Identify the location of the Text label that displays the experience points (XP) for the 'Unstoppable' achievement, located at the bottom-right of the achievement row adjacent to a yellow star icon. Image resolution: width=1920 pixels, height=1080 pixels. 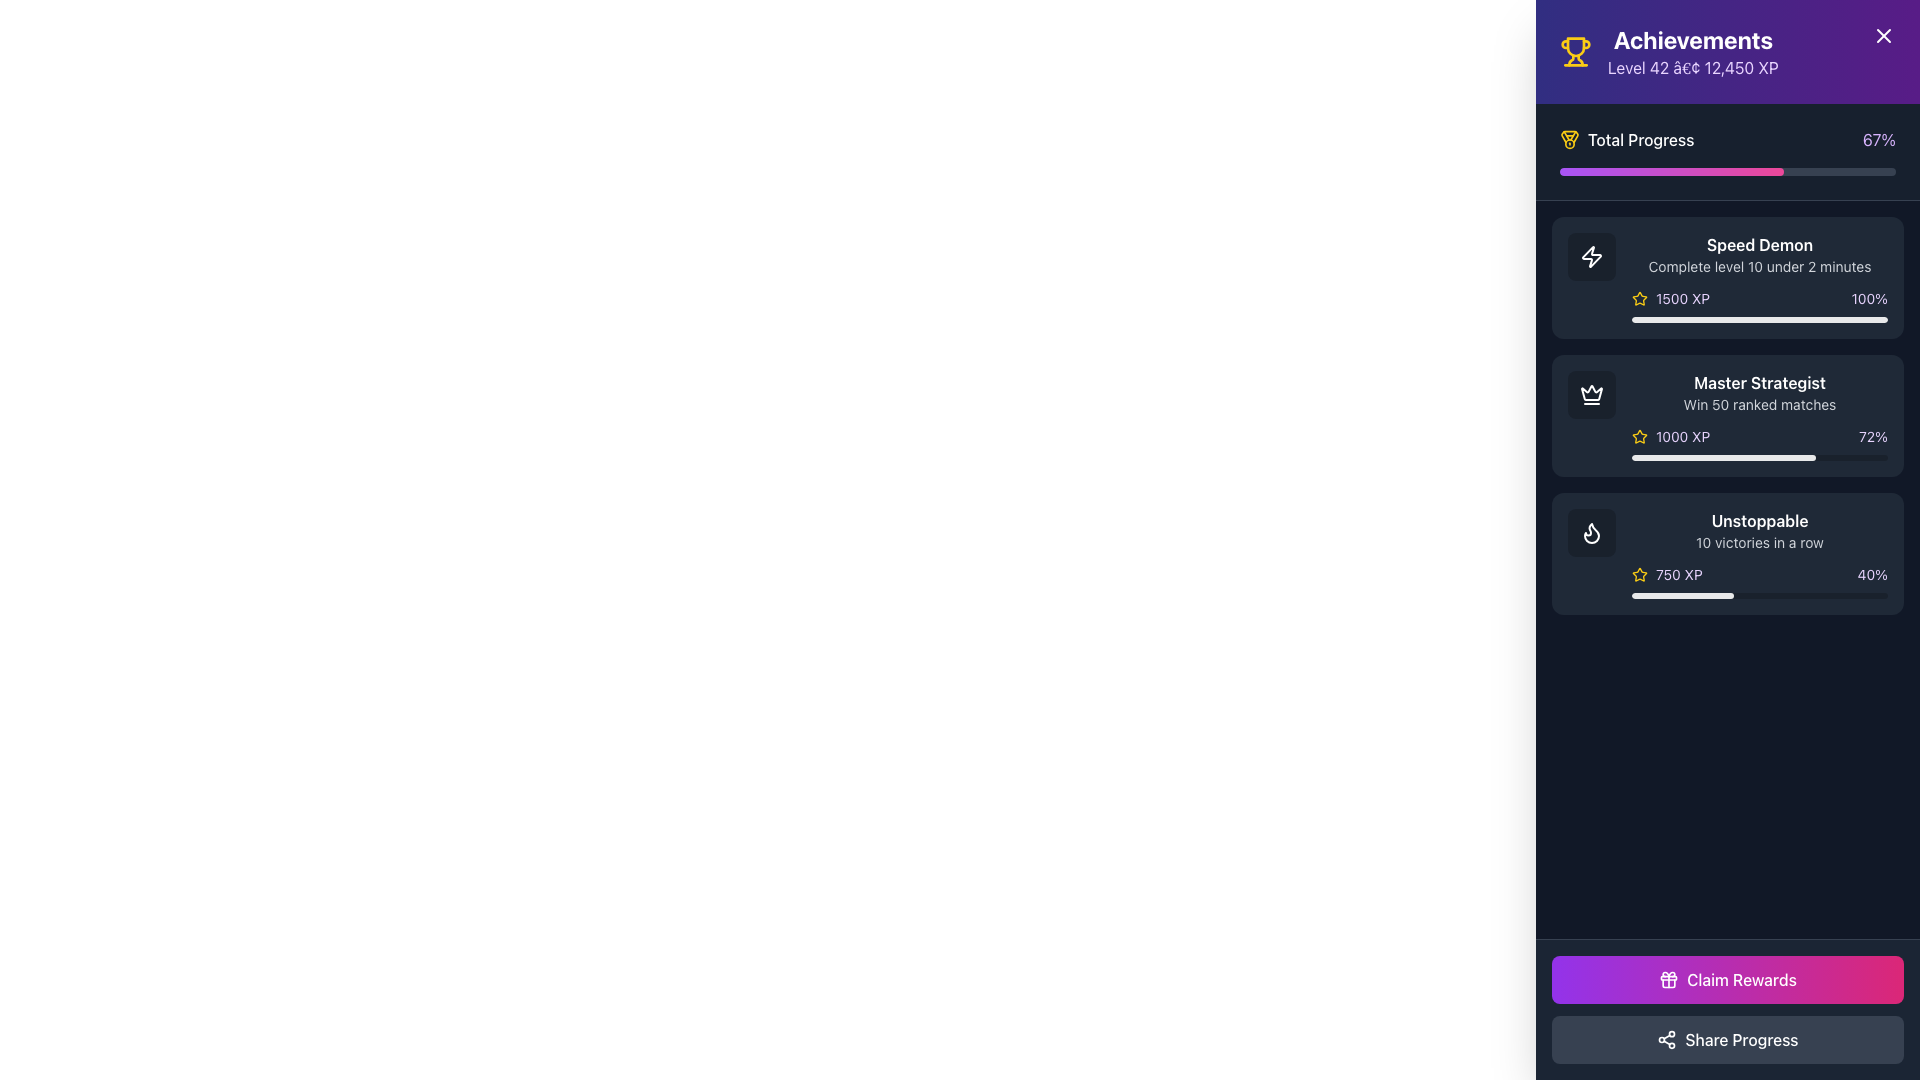
(1679, 574).